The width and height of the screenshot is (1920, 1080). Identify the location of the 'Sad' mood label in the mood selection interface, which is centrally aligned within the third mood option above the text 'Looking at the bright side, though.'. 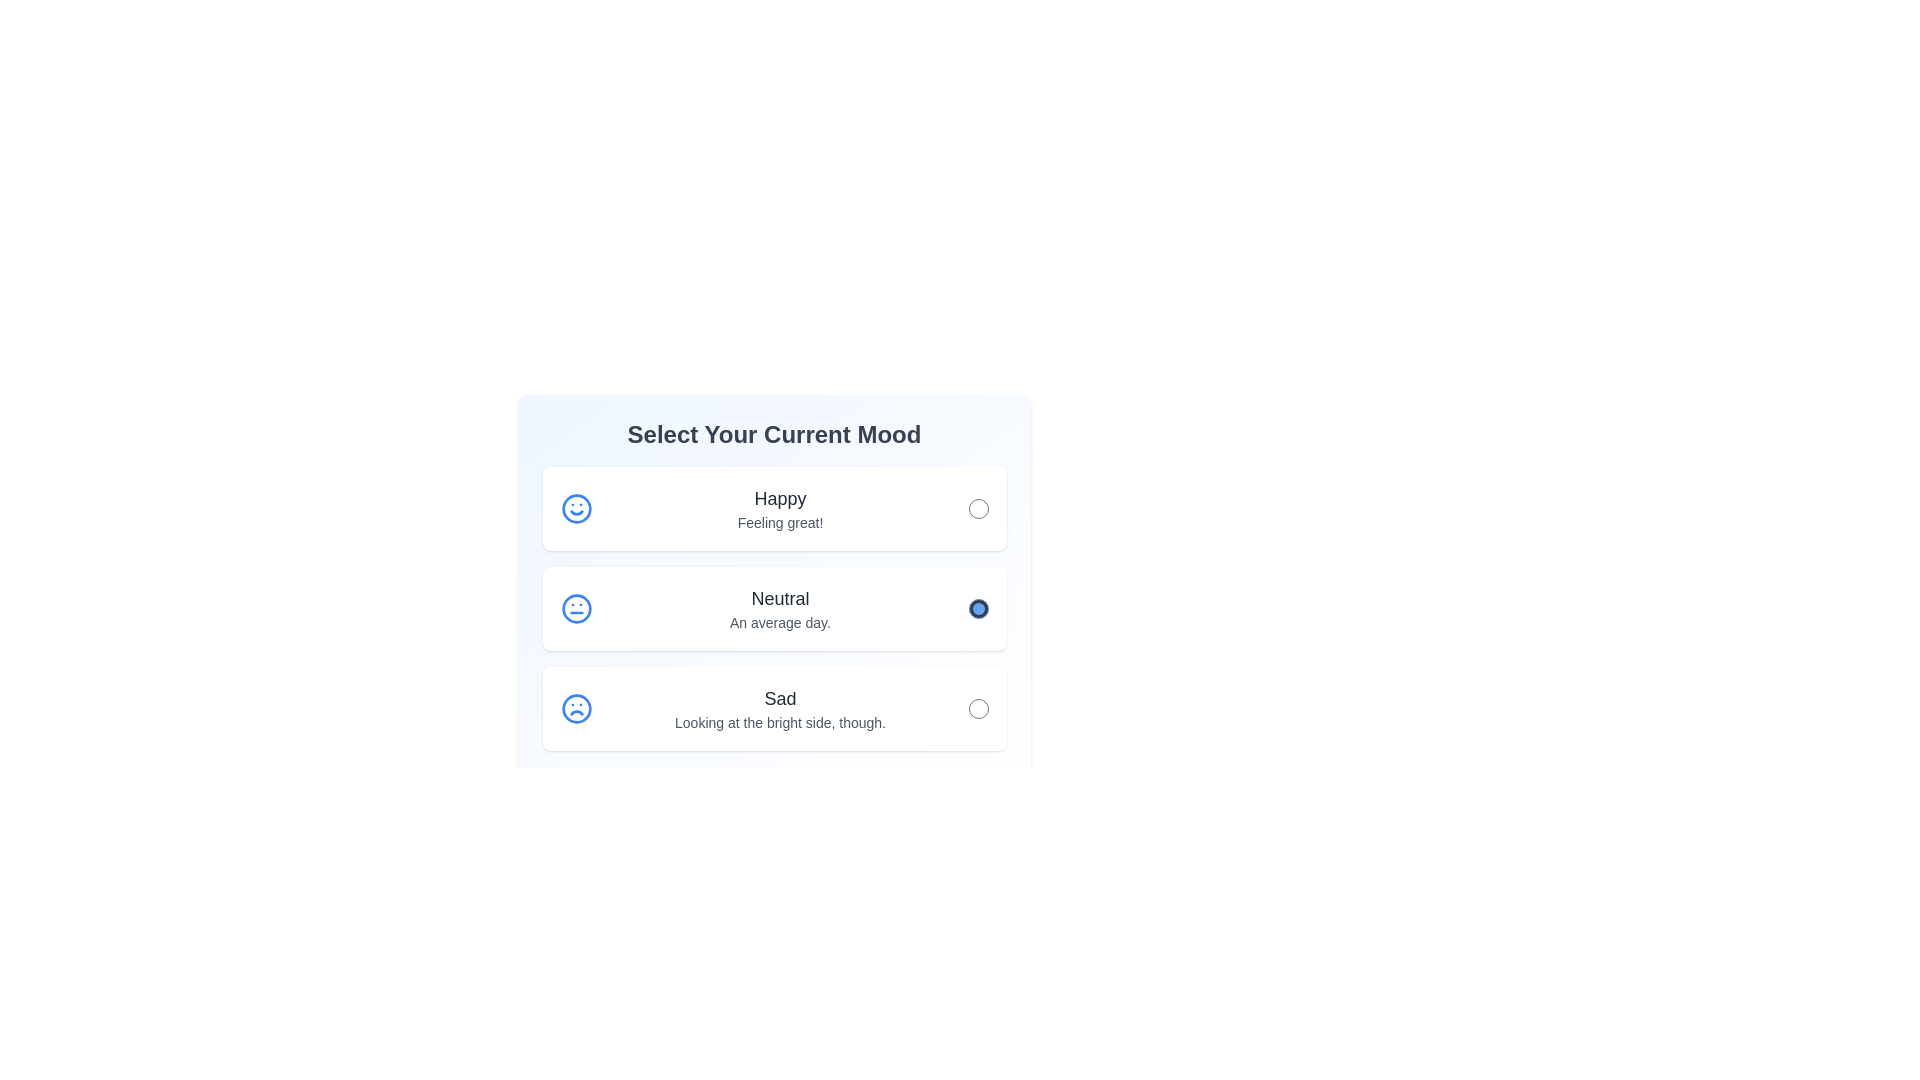
(779, 697).